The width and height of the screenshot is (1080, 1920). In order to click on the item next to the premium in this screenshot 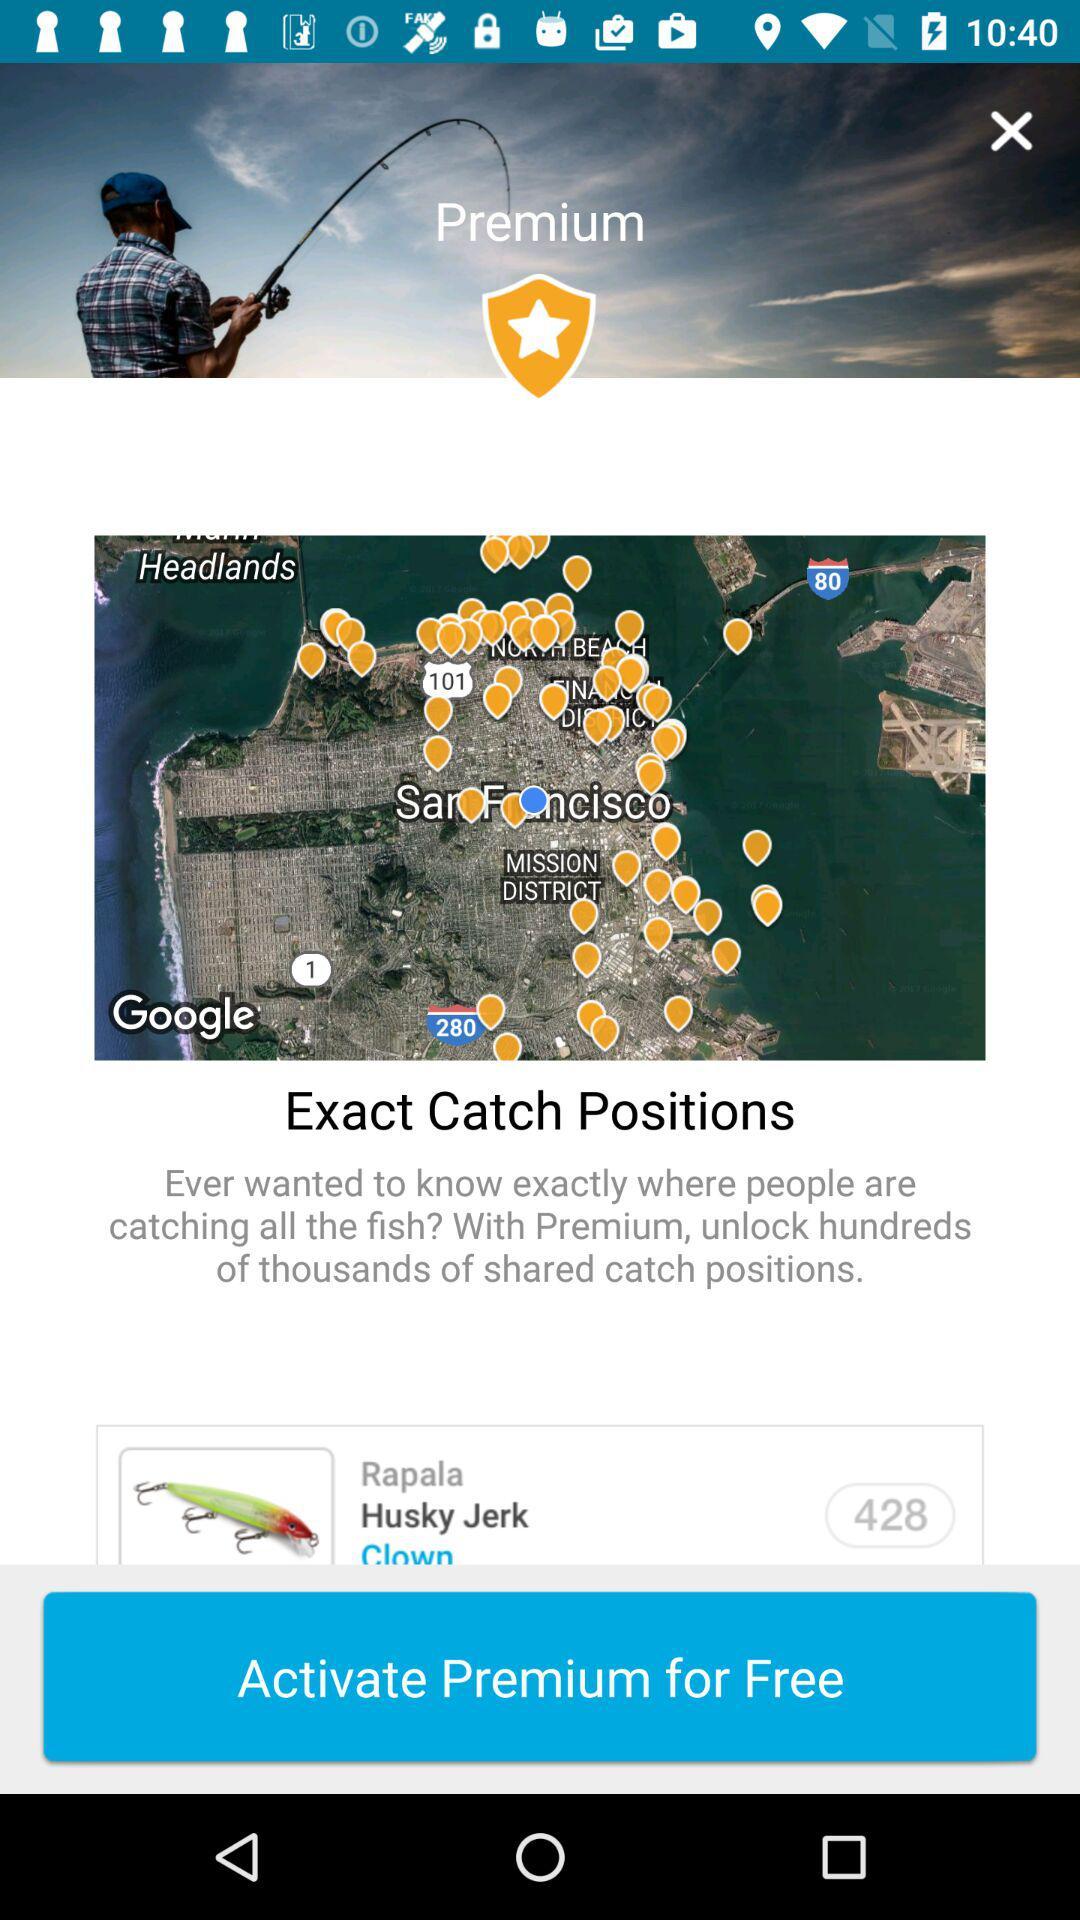, I will do `click(1011, 130)`.